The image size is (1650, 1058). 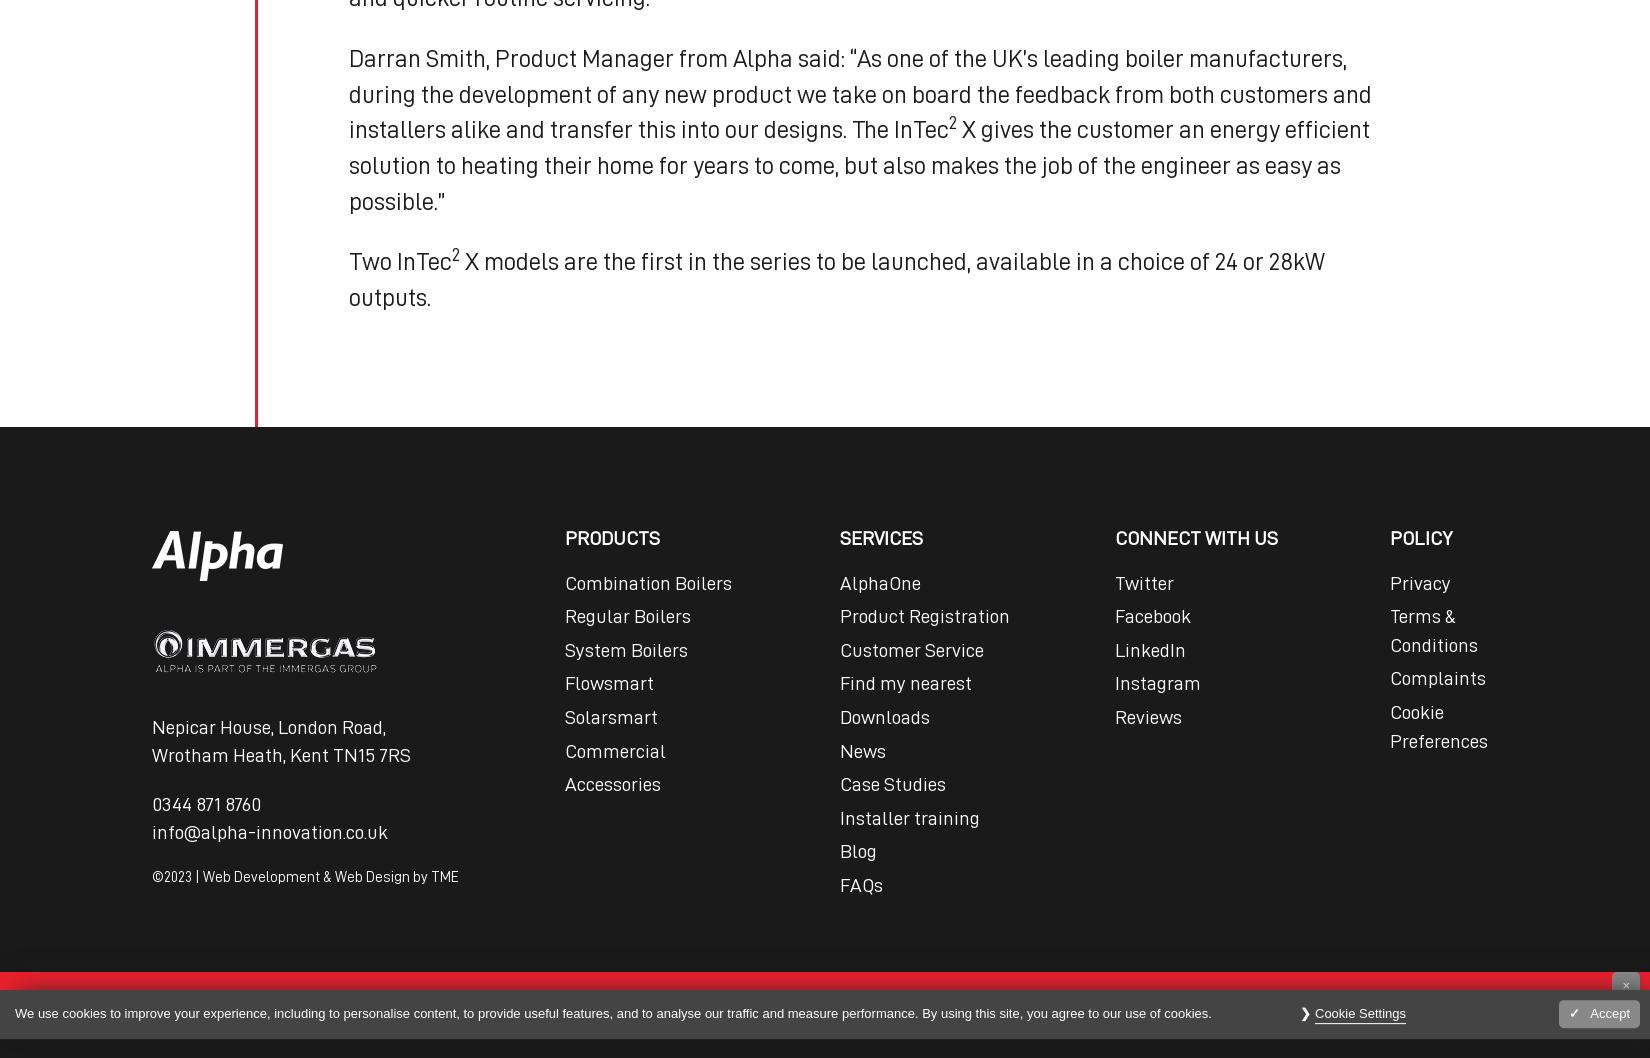 What do you see at coordinates (609, 717) in the screenshot?
I see `'Solarsmart'` at bounding box center [609, 717].